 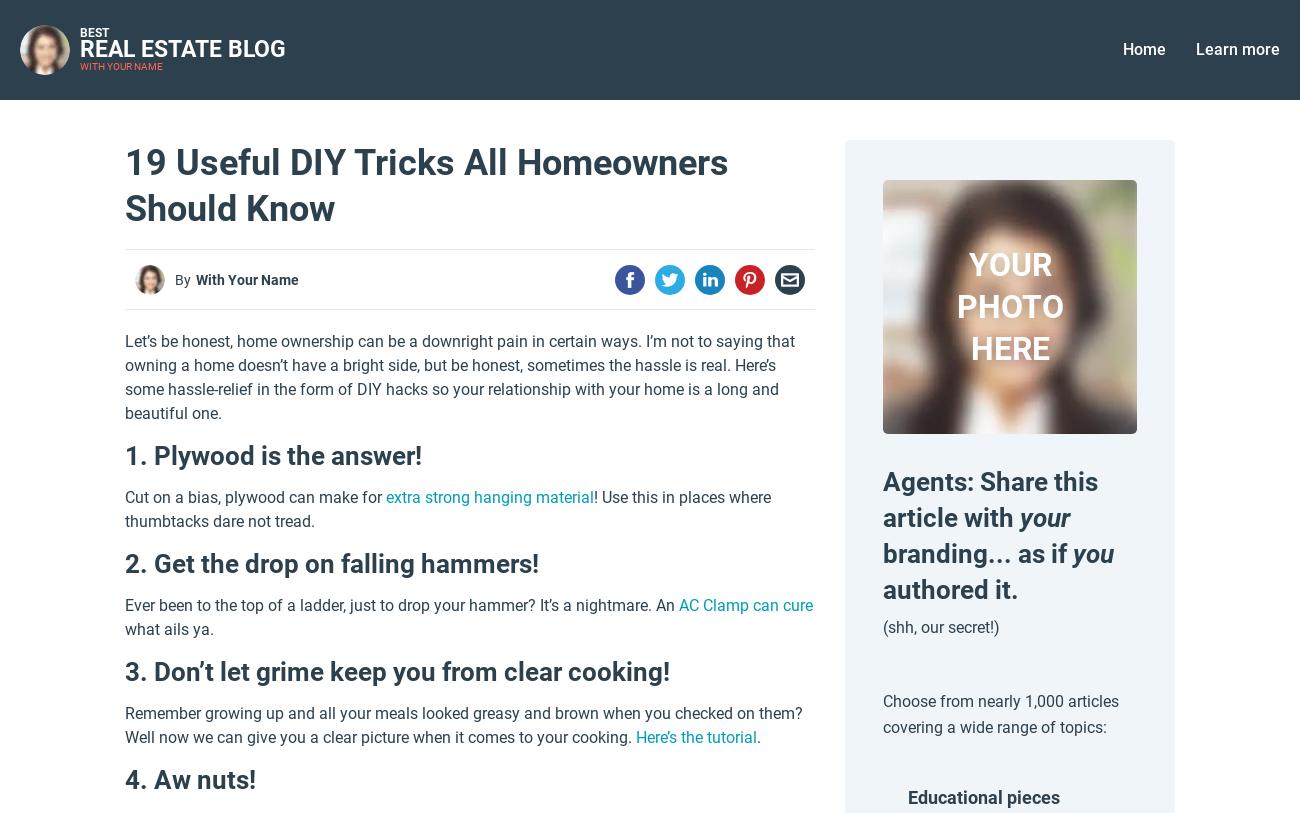 What do you see at coordinates (124, 376) in the screenshot?
I see `'Let’s be honest, home ownership can be a downright pain in certain ways. I’m not to saying that owning a home doesn’t have a bright side, but be honest, sometimes the hassle is real. Here’s some hassle-relief in the form of DIY hacks so your relationship with your home is a long and beautiful one.'` at bounding box center [124, 376].